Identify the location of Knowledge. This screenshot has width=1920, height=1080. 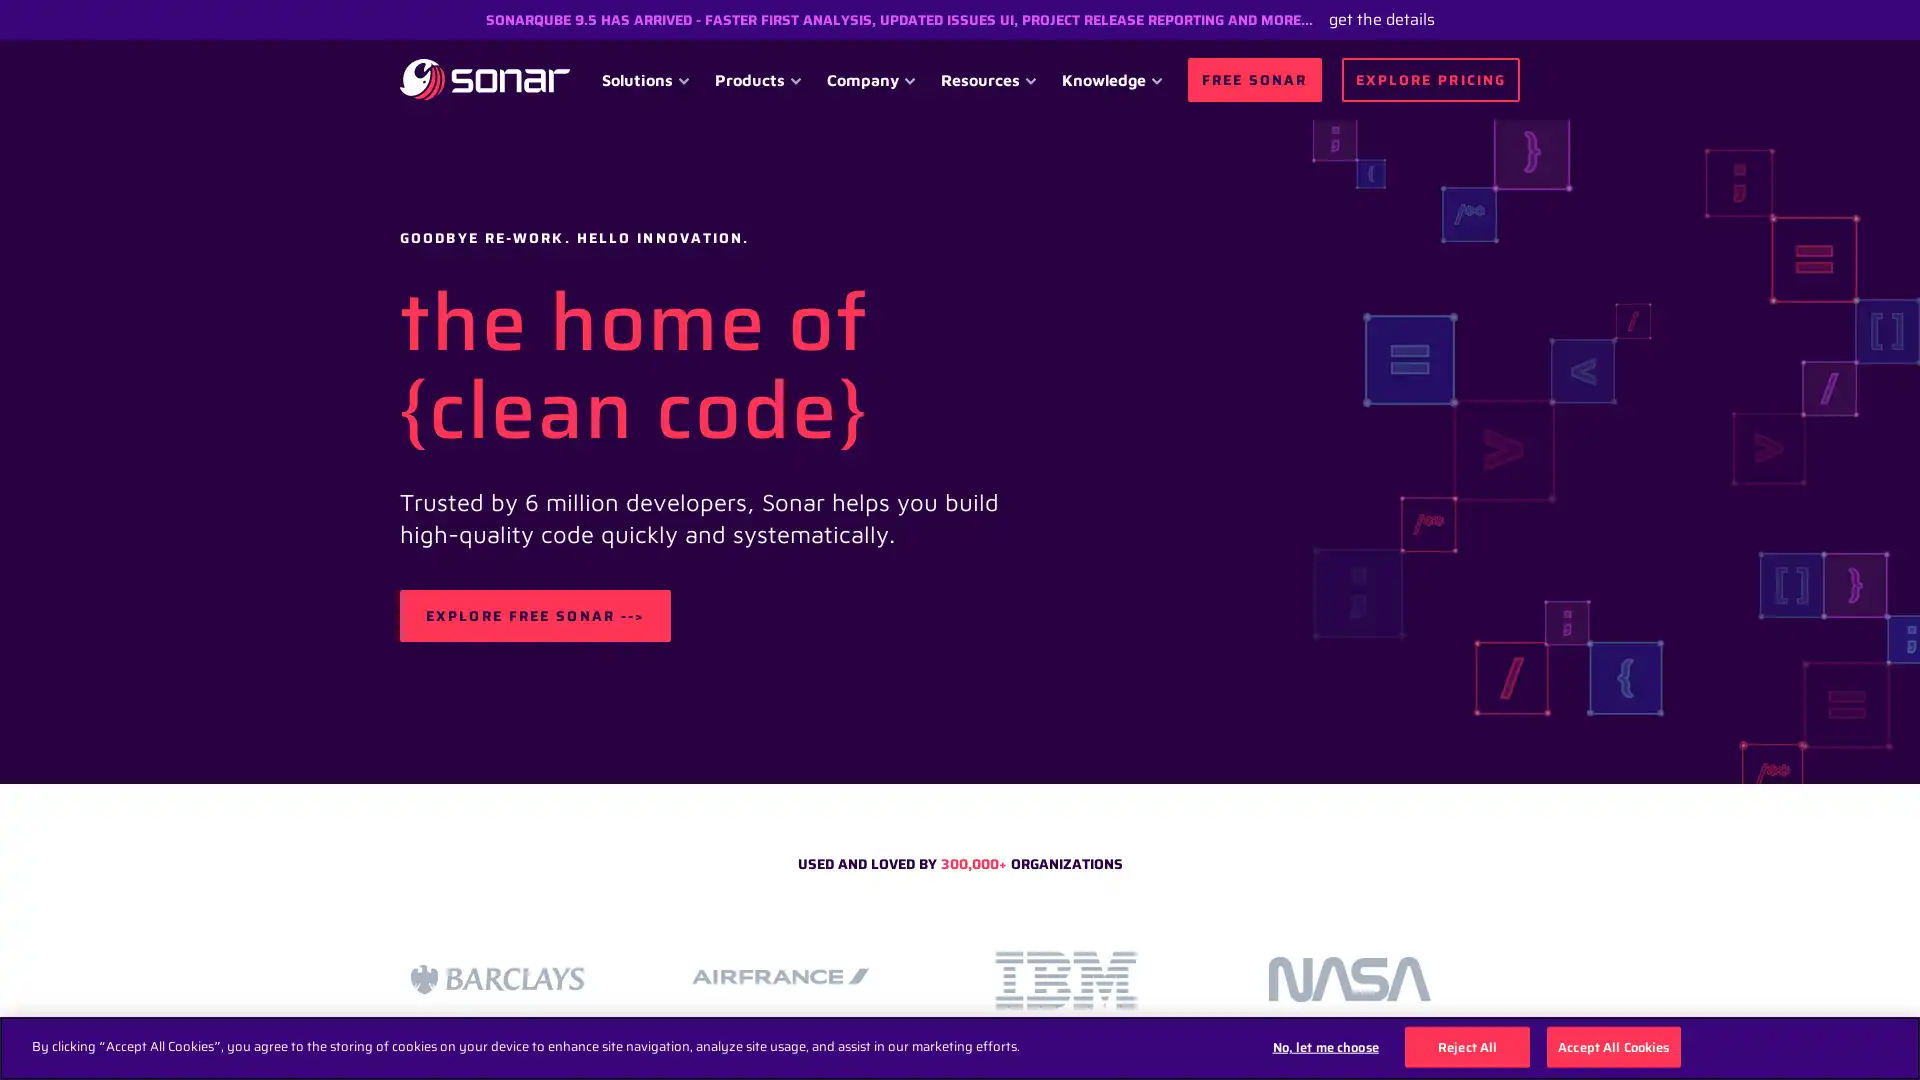
(1123, 79).